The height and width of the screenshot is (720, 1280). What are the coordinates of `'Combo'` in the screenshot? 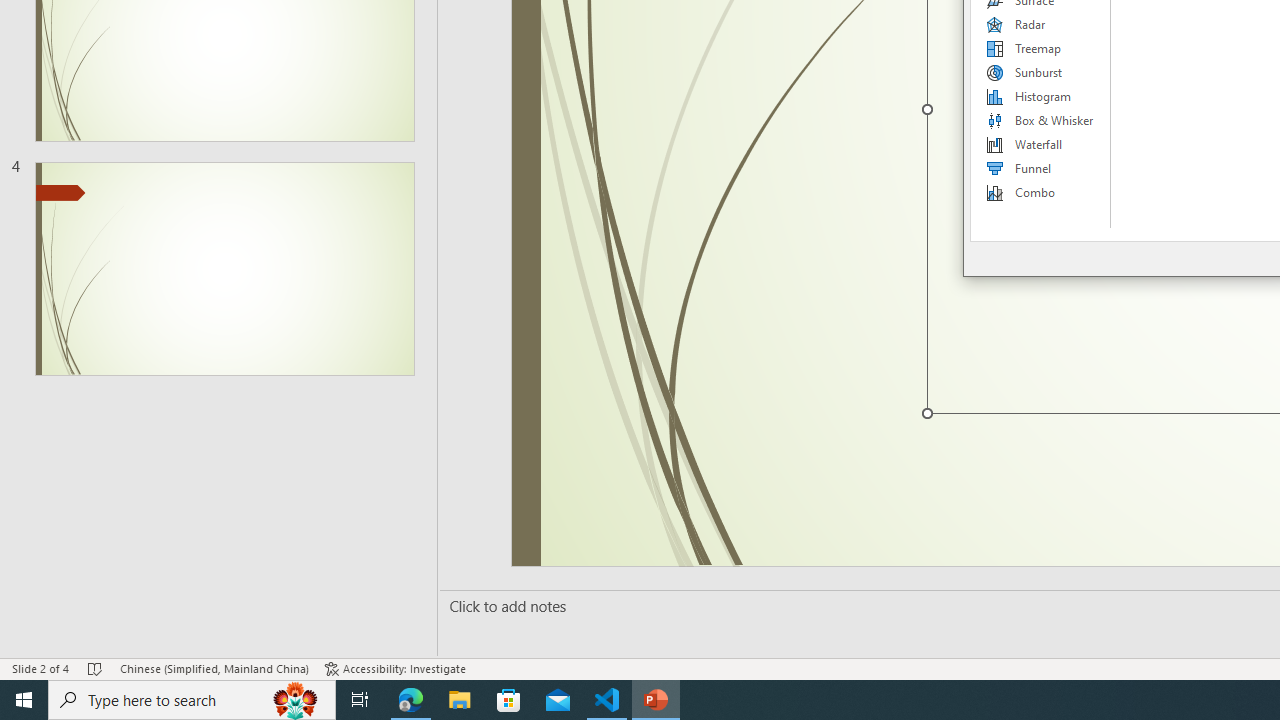 It's located at (1040, 192).